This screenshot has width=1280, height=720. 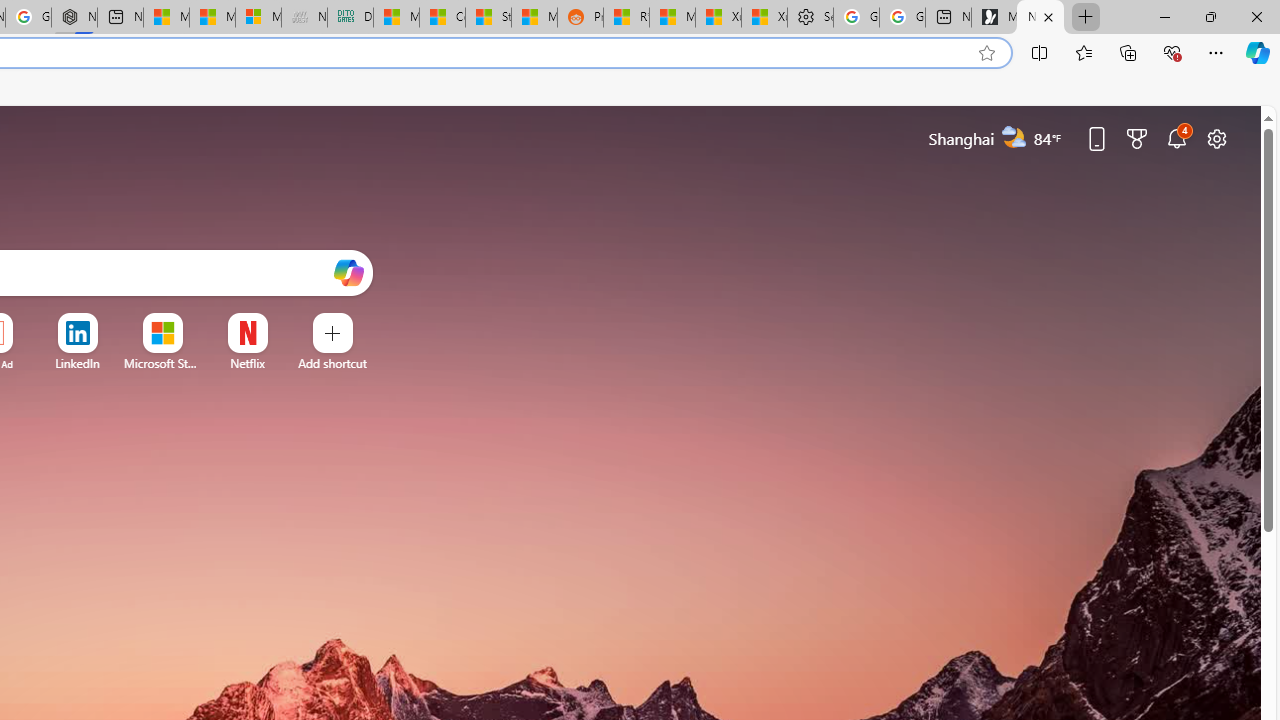 What do you see at coordinates (1215, 137) in the screenshot?
I see `'Page settings'` at bounding box center [1215, 137].